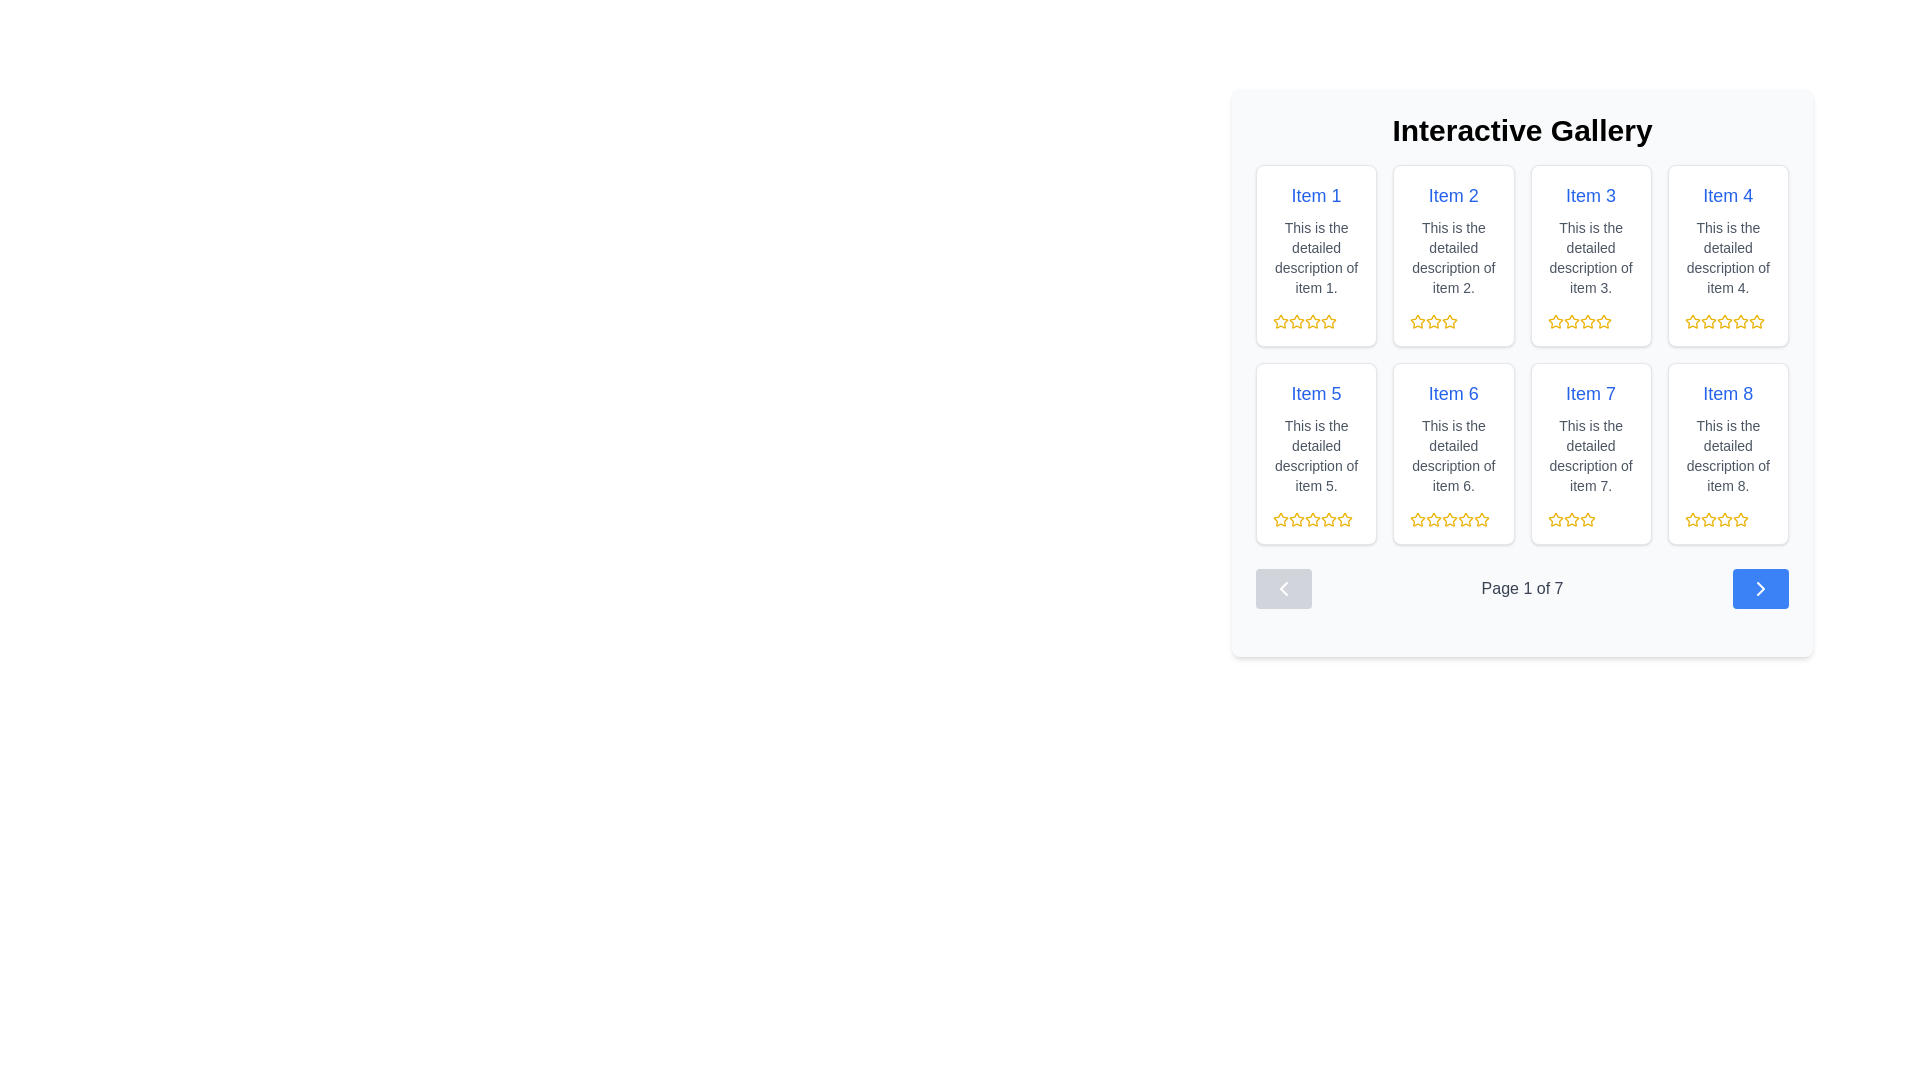 This screenshot has height=1080, width=1920. What do you see at coordinates (1691, 519) in the screenshot?
I see `the first star icon, which is styled with a yellow color outline and is part of the rating system for the eighth item in the gallery` at bounding box center [1691, 519].